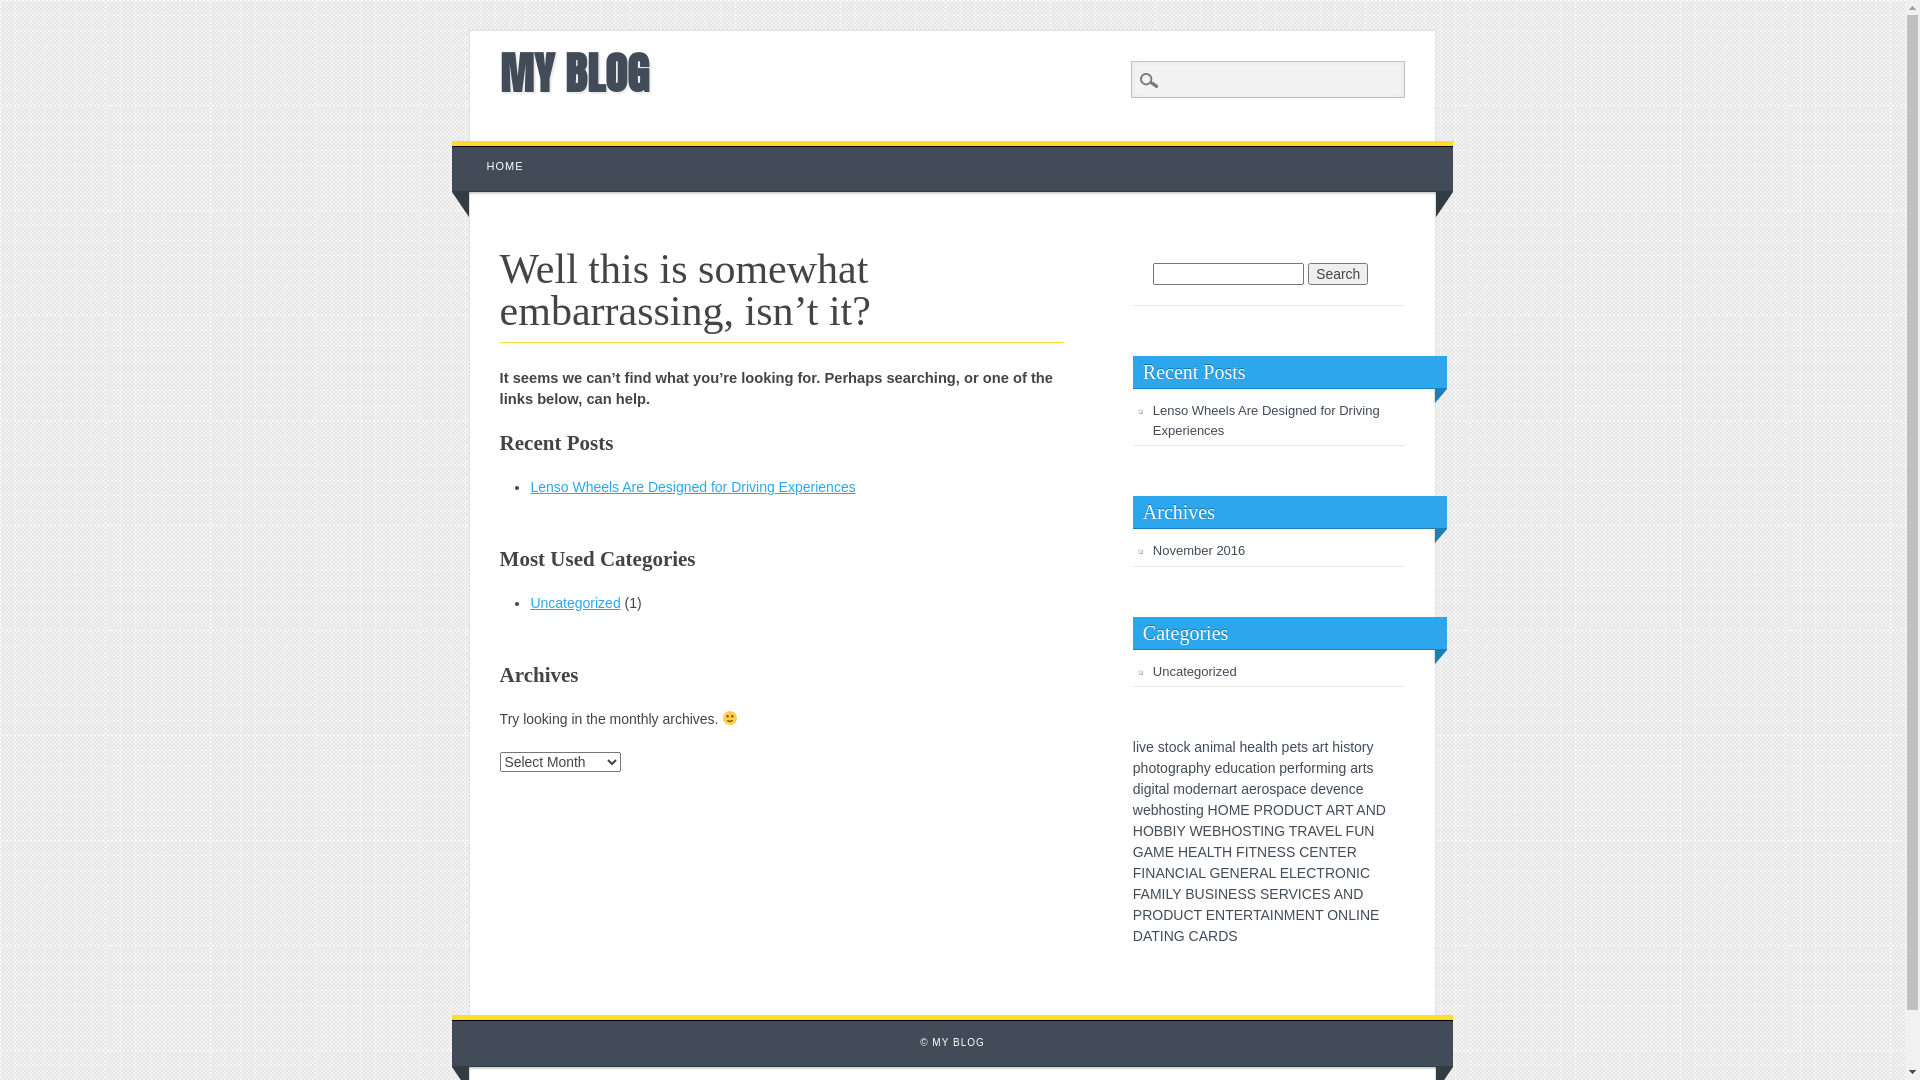 This screenshot has height=1080, width=1920. Describe the element at coordinates (1203, 788) in the screenshot. I see `'e'` at that location.